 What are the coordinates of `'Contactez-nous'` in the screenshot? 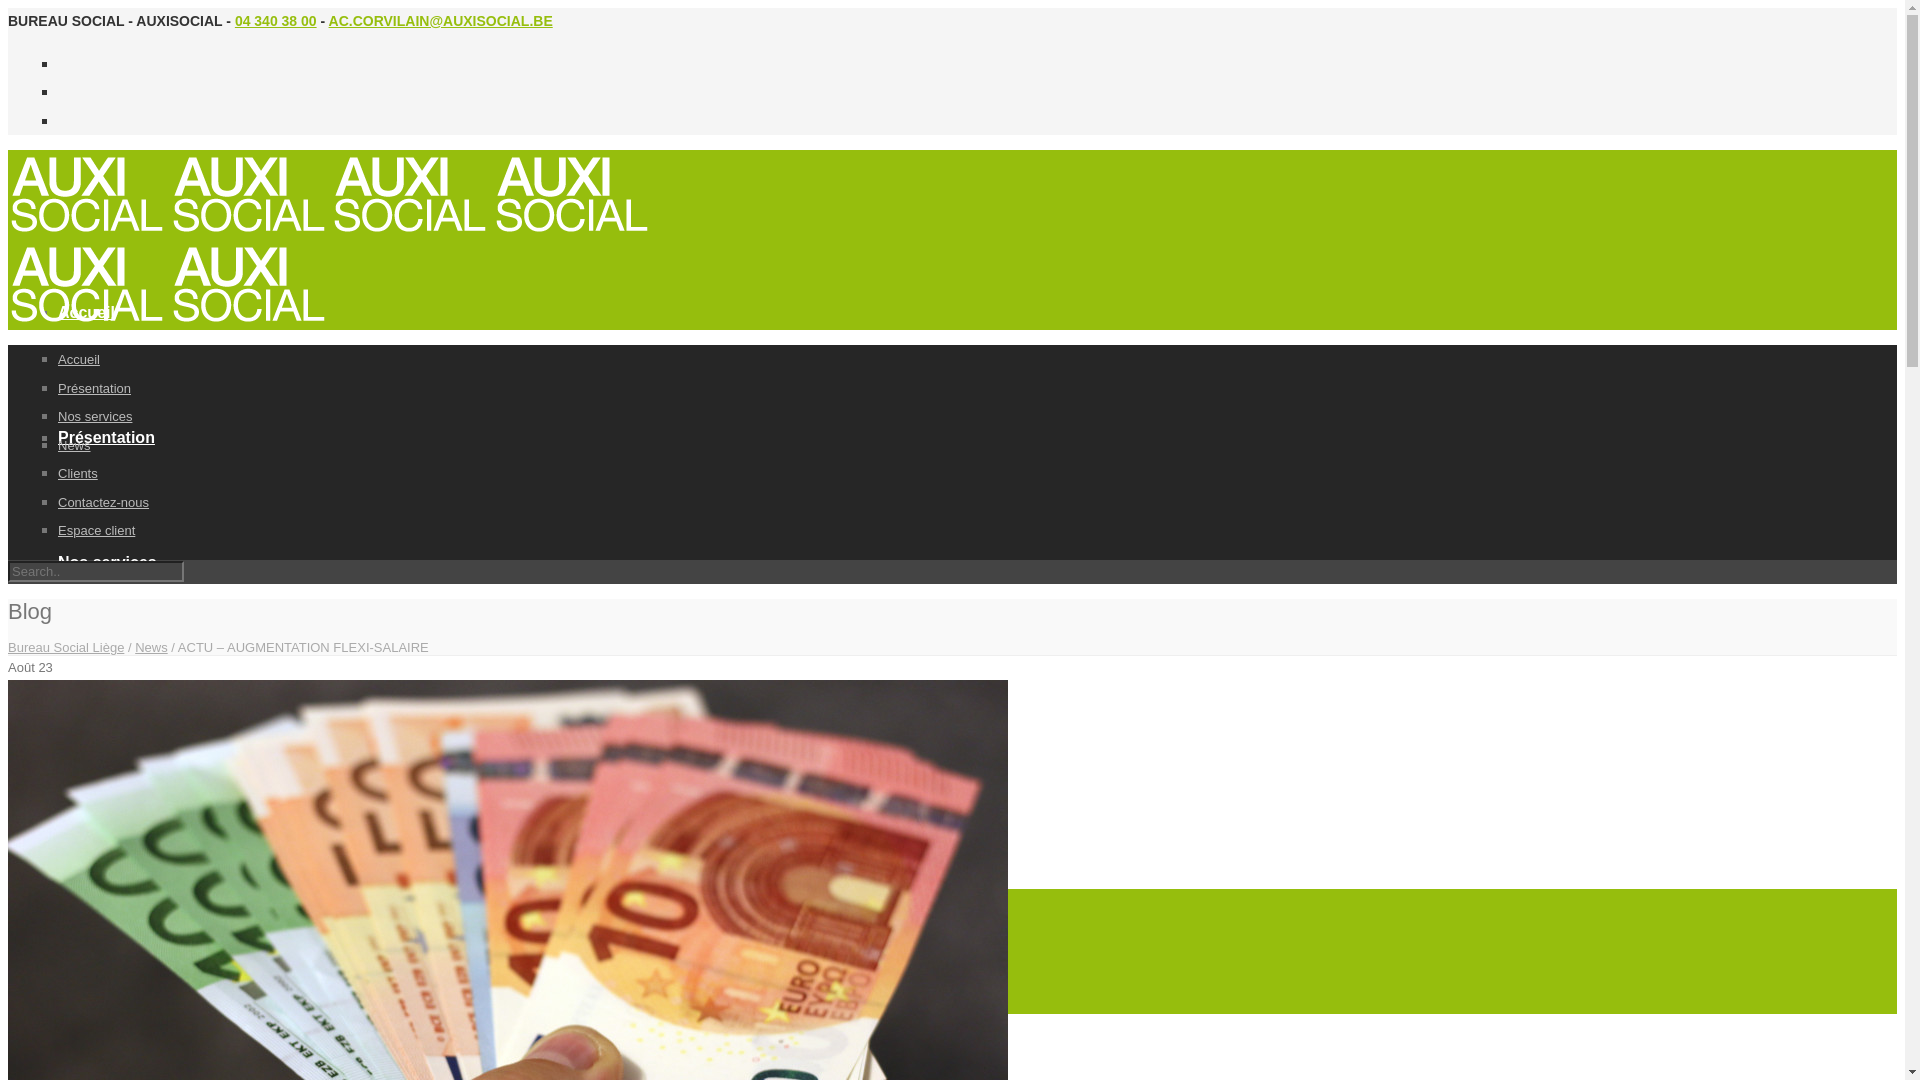 It's located at (117, 937).